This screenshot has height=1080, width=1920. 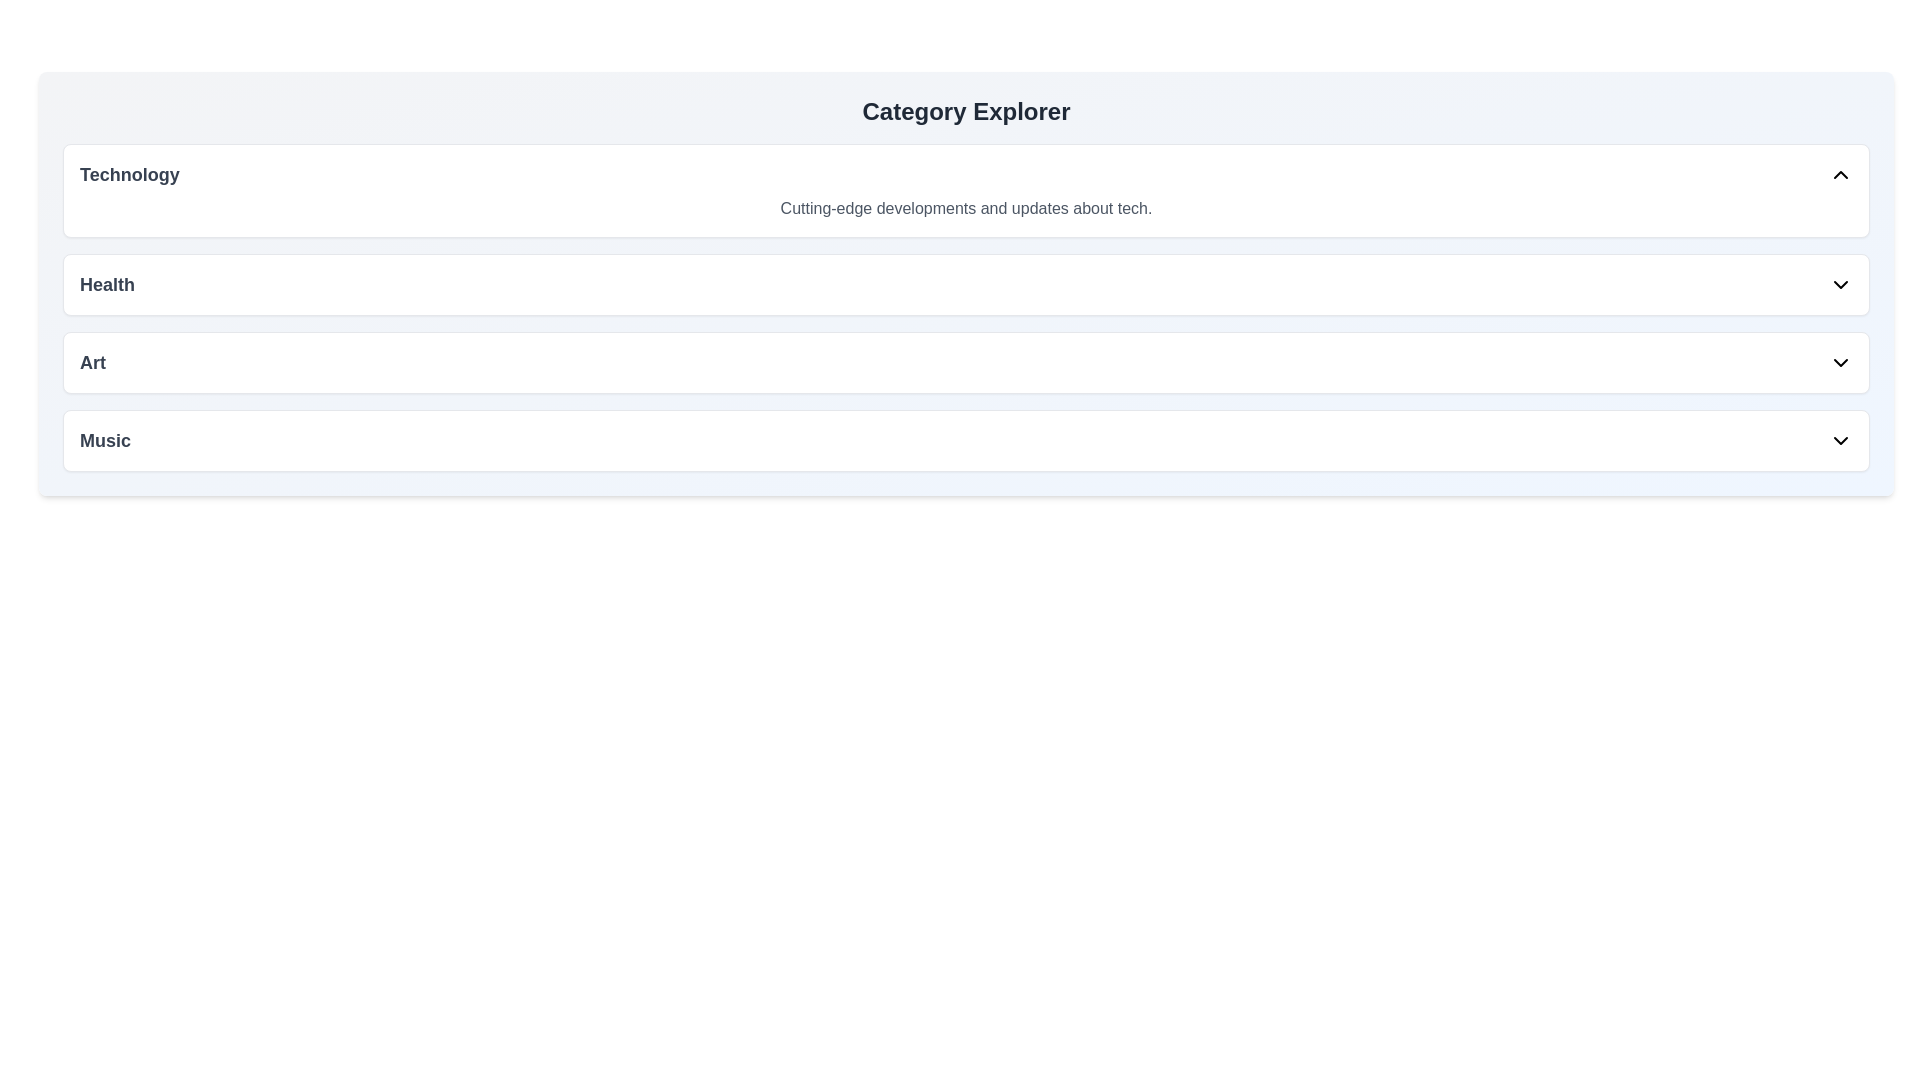 I want to click on the title of the category Health to view its details, so click(x=106, y=285).